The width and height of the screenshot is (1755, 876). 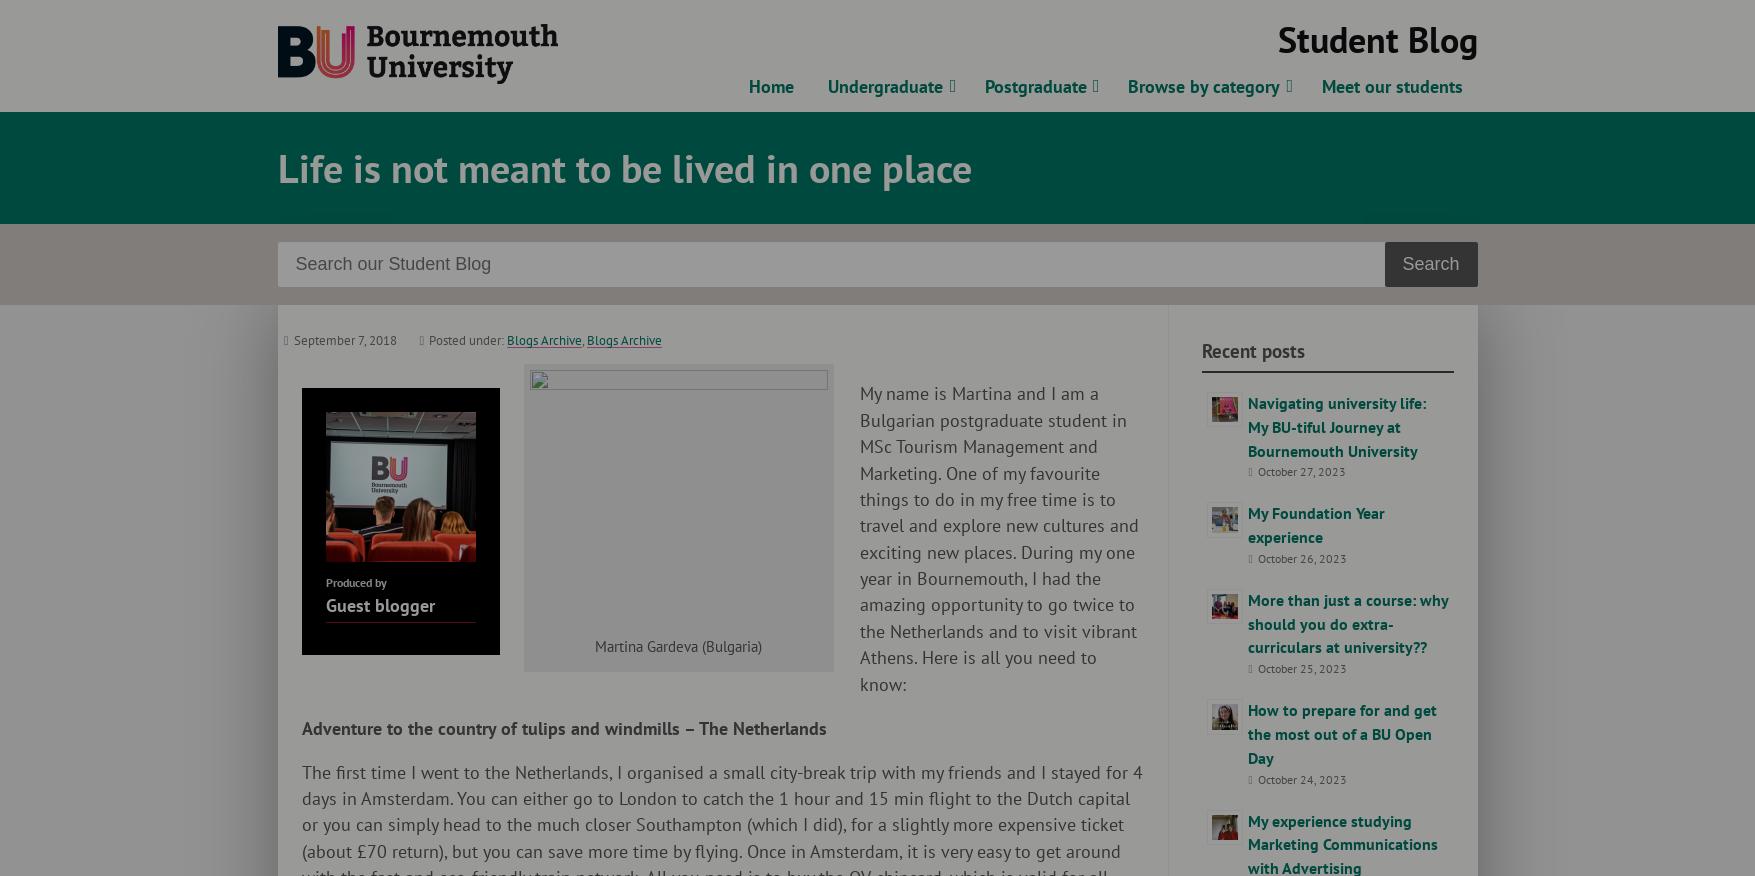 What do you see at coordinates (639, 35) in the screenshot?
I see `'Bournemouth University'` at bounding box center [639, 35].